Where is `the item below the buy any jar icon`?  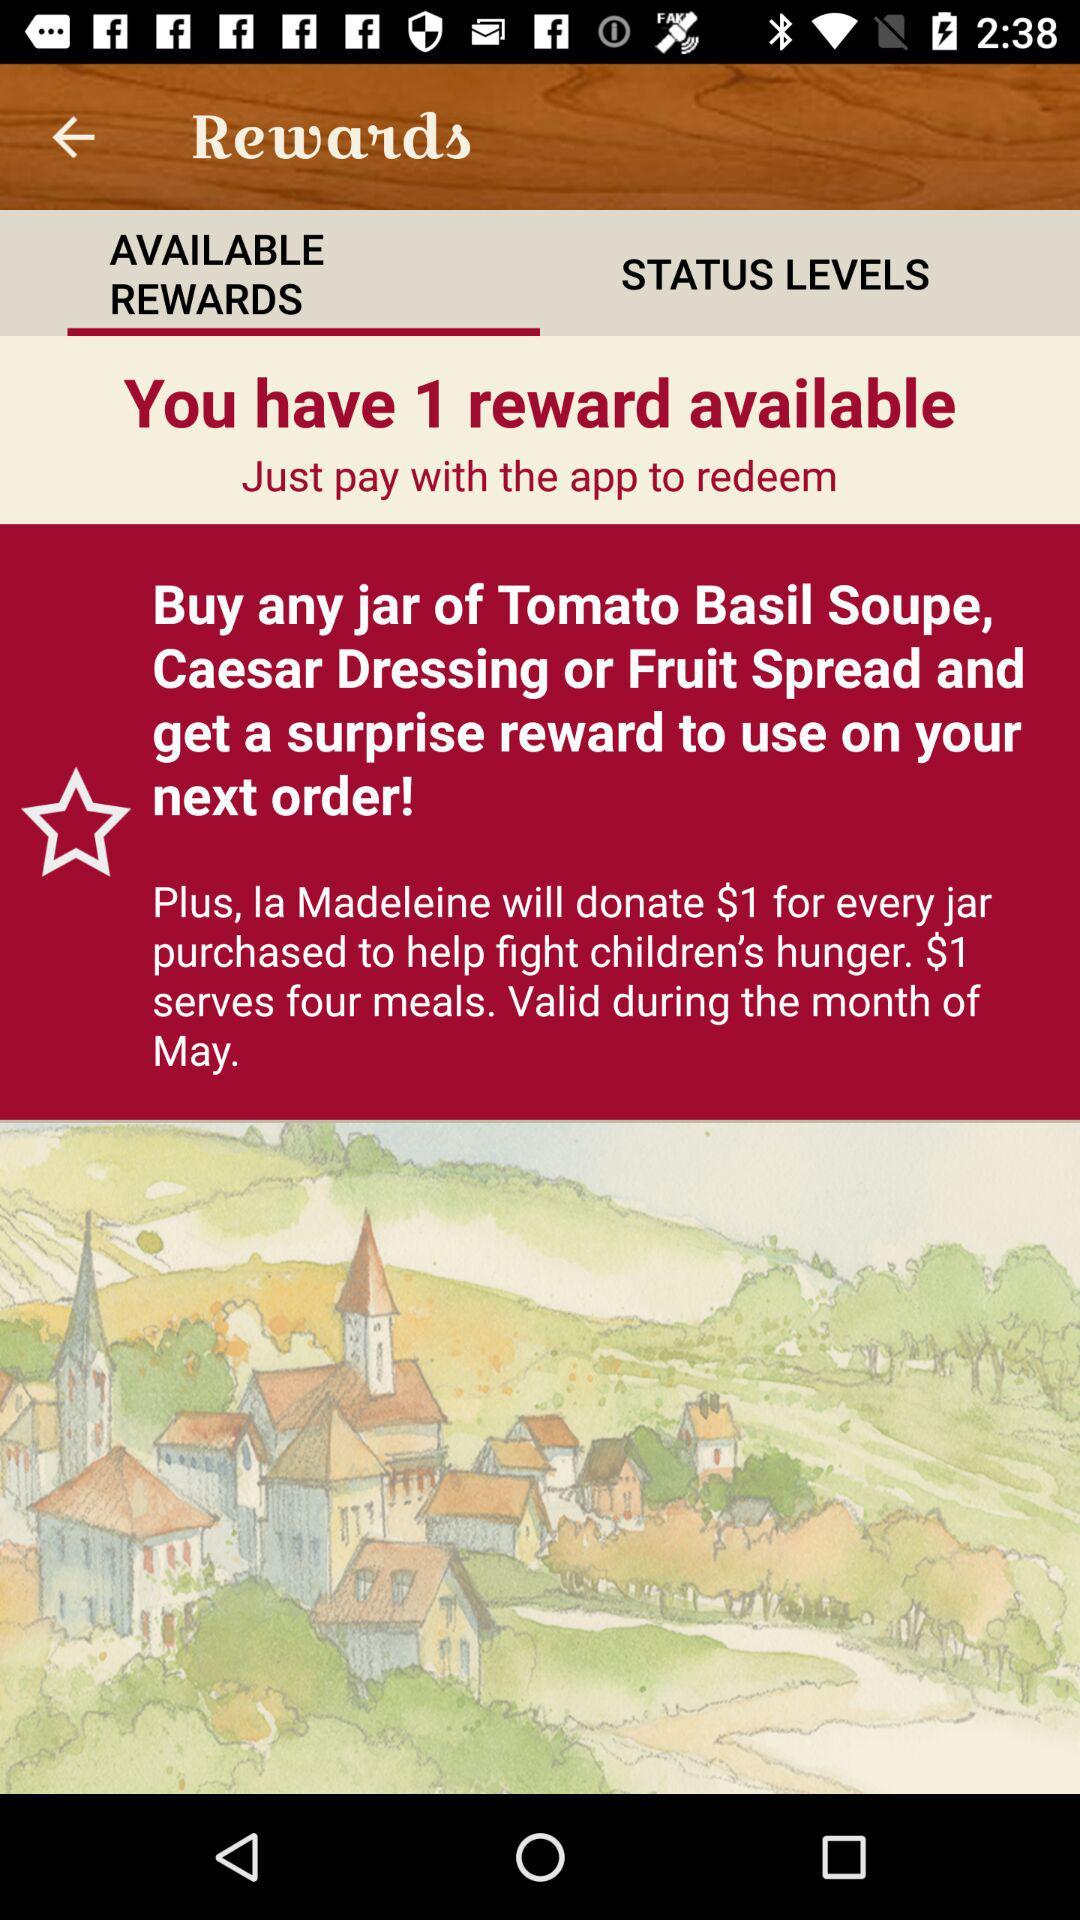
the item below the buy any jar icon is located at coordinates (604, 974).